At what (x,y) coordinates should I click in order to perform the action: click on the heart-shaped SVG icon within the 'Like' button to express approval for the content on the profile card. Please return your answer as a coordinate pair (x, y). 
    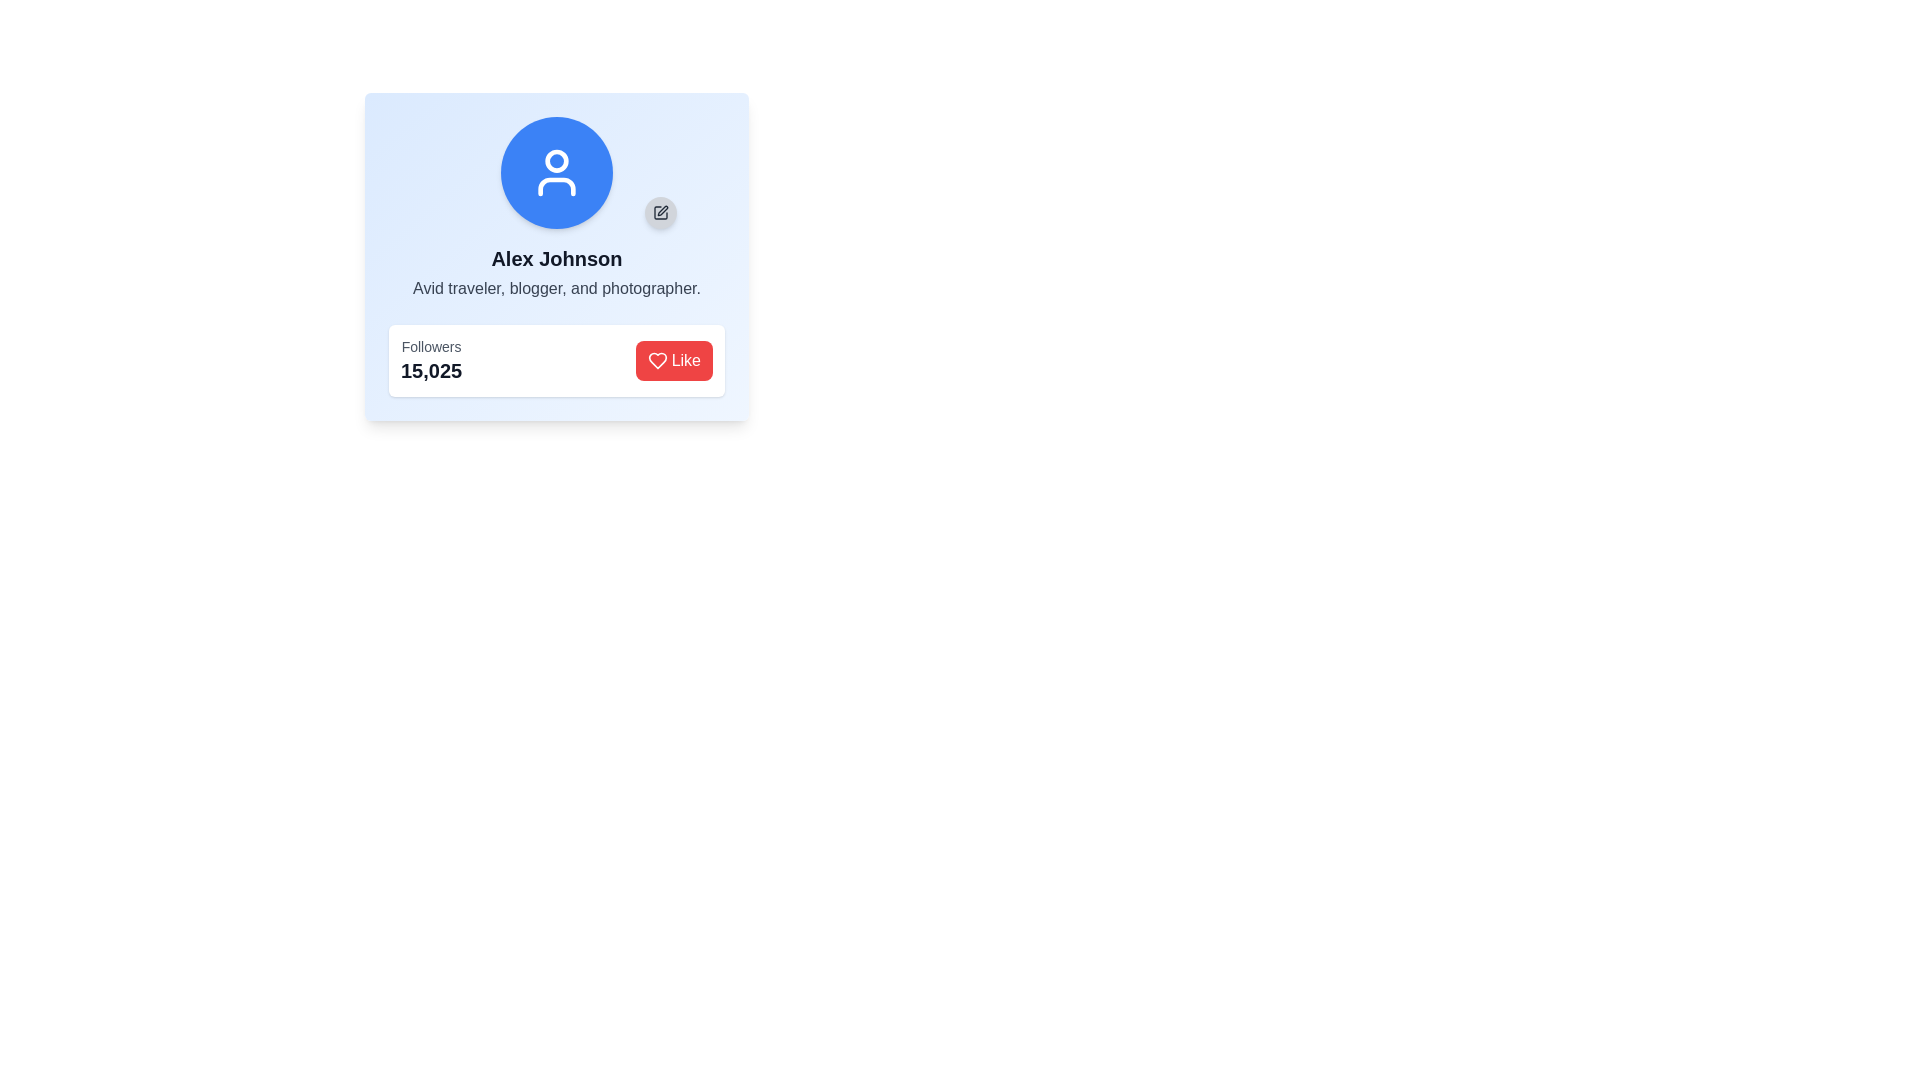
    Looking at the image, I should click on (657, 361).